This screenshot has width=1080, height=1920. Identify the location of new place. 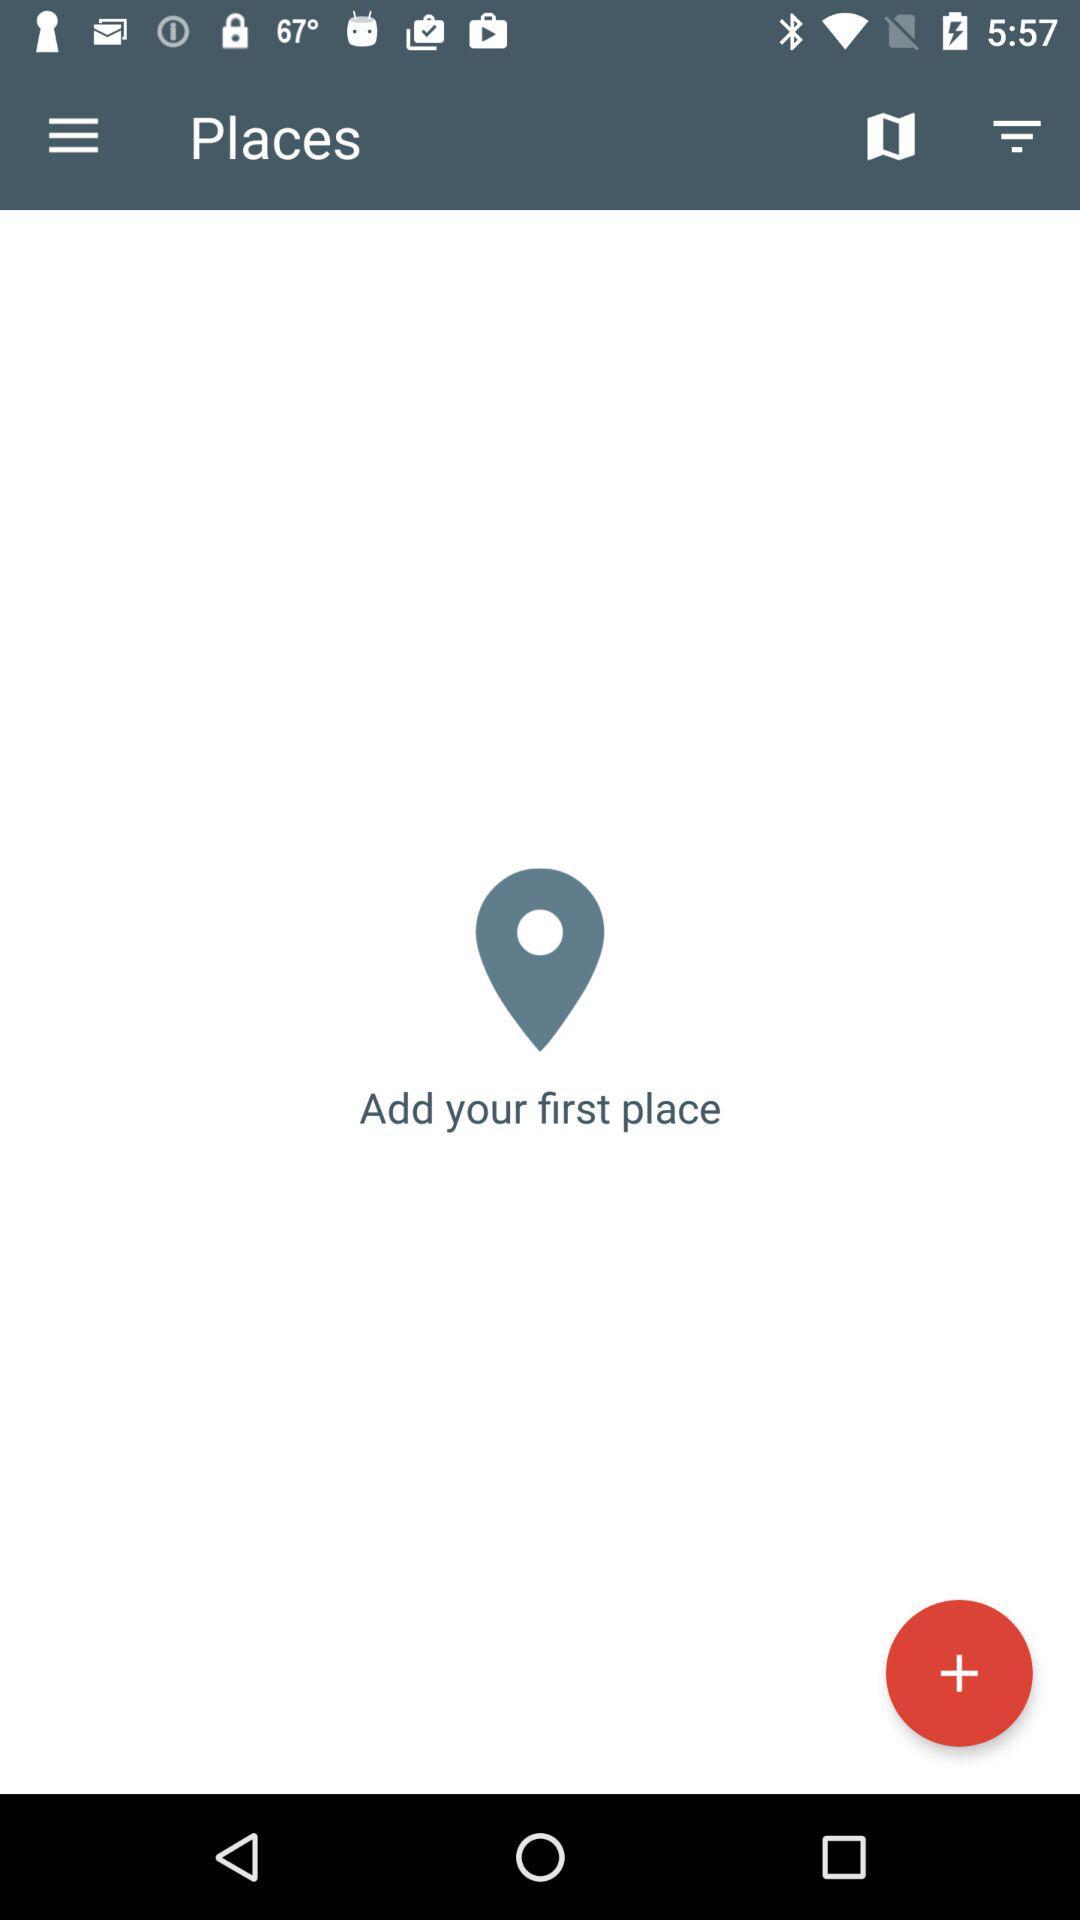
(958, 1673).